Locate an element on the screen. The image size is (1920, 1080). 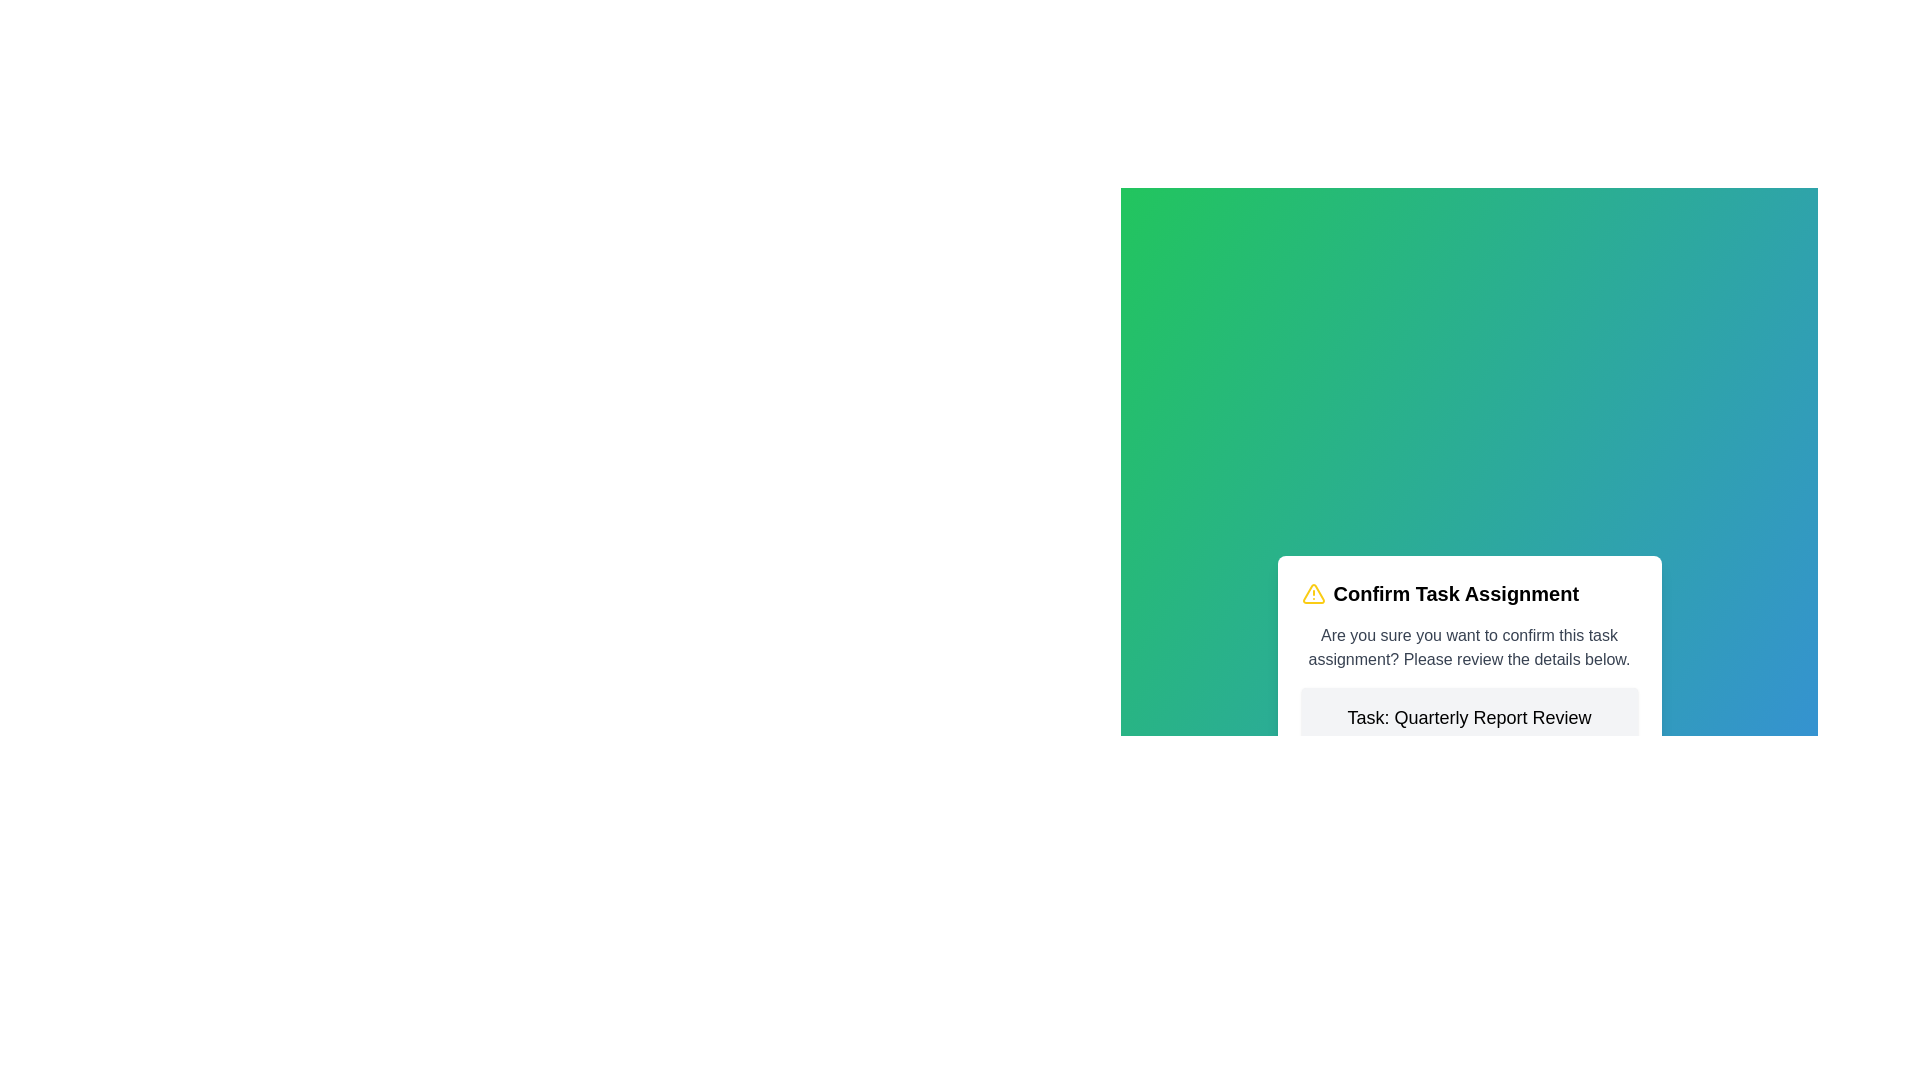
the yellow triangular warning icon with an exclamation mark, located to the left of the 'Confirm Task Assignment' header in the popup modal window is located at coordinates (1313, 593).